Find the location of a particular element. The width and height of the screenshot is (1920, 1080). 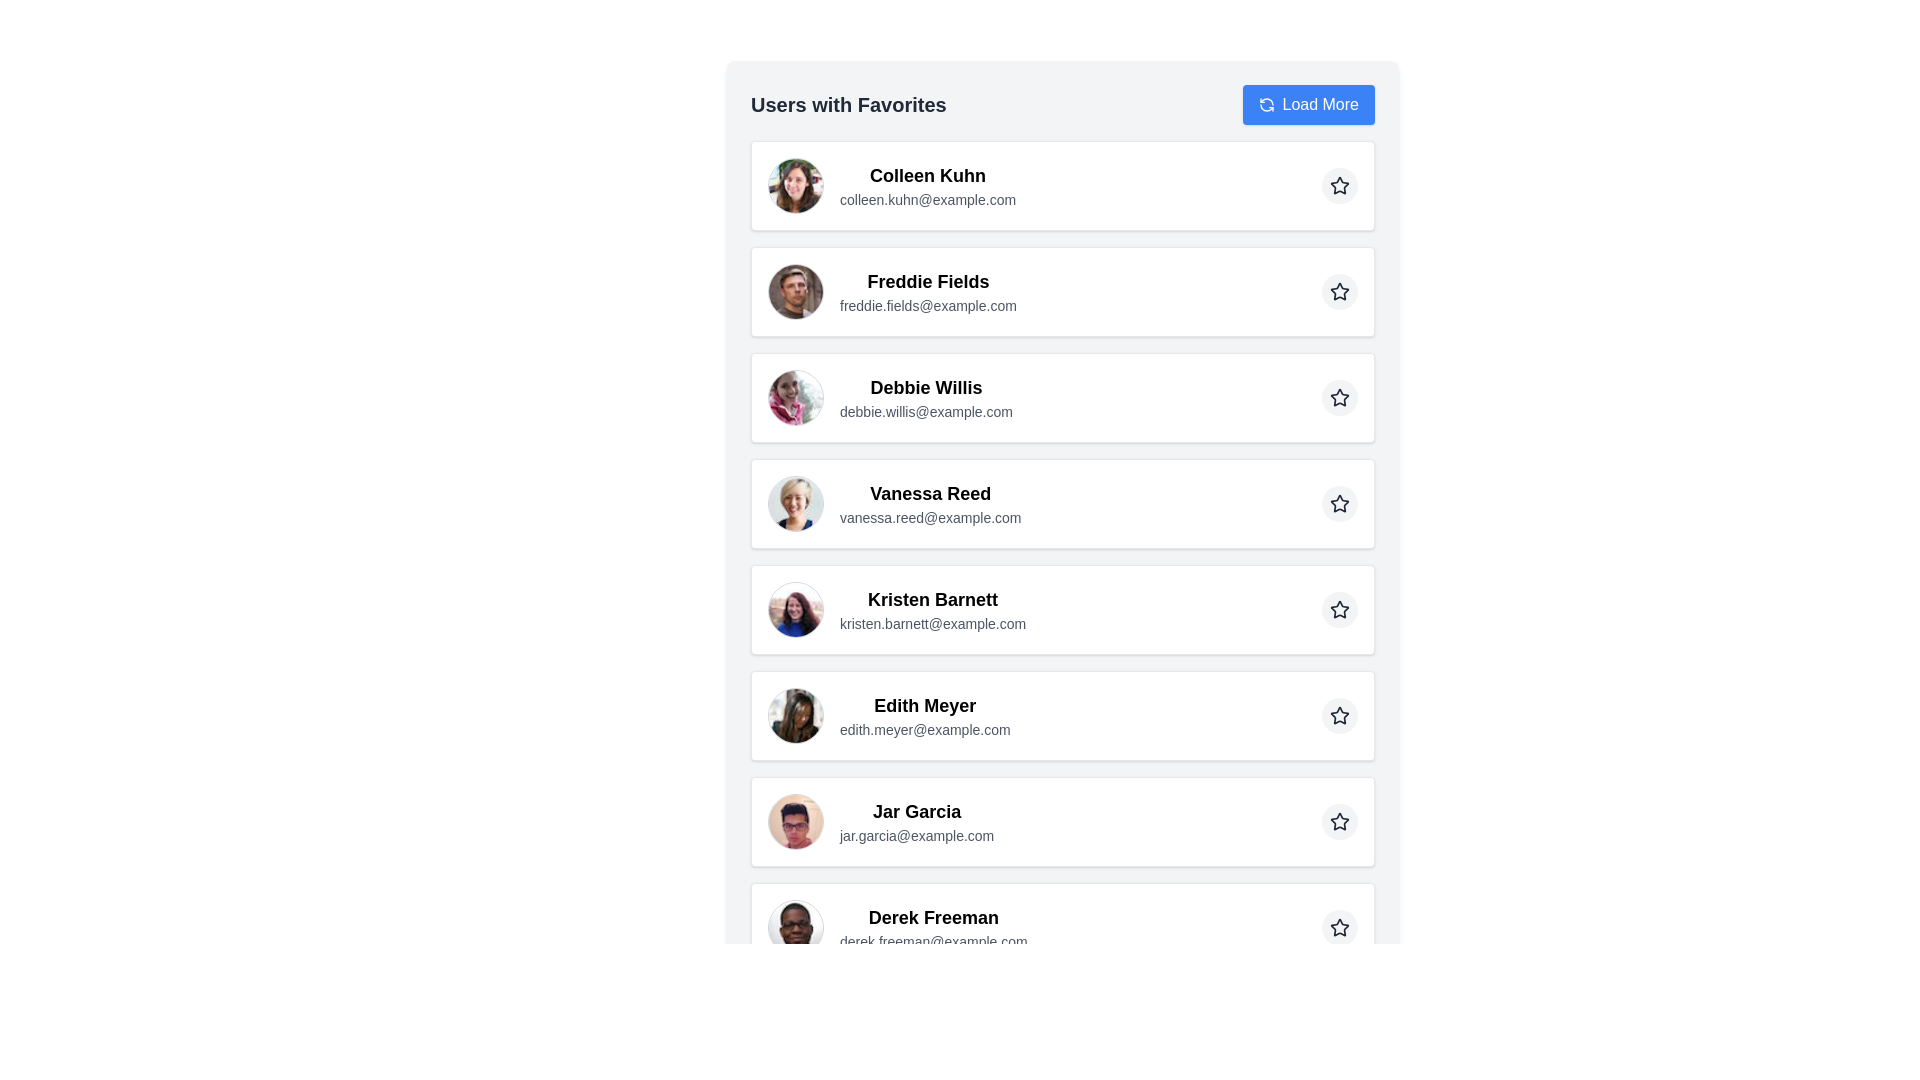

the text label displaying the user's full name, which is located fourth in the user profile list, above the email address 'vanessa.reed@example.com' is located at coordinates (929, 493).